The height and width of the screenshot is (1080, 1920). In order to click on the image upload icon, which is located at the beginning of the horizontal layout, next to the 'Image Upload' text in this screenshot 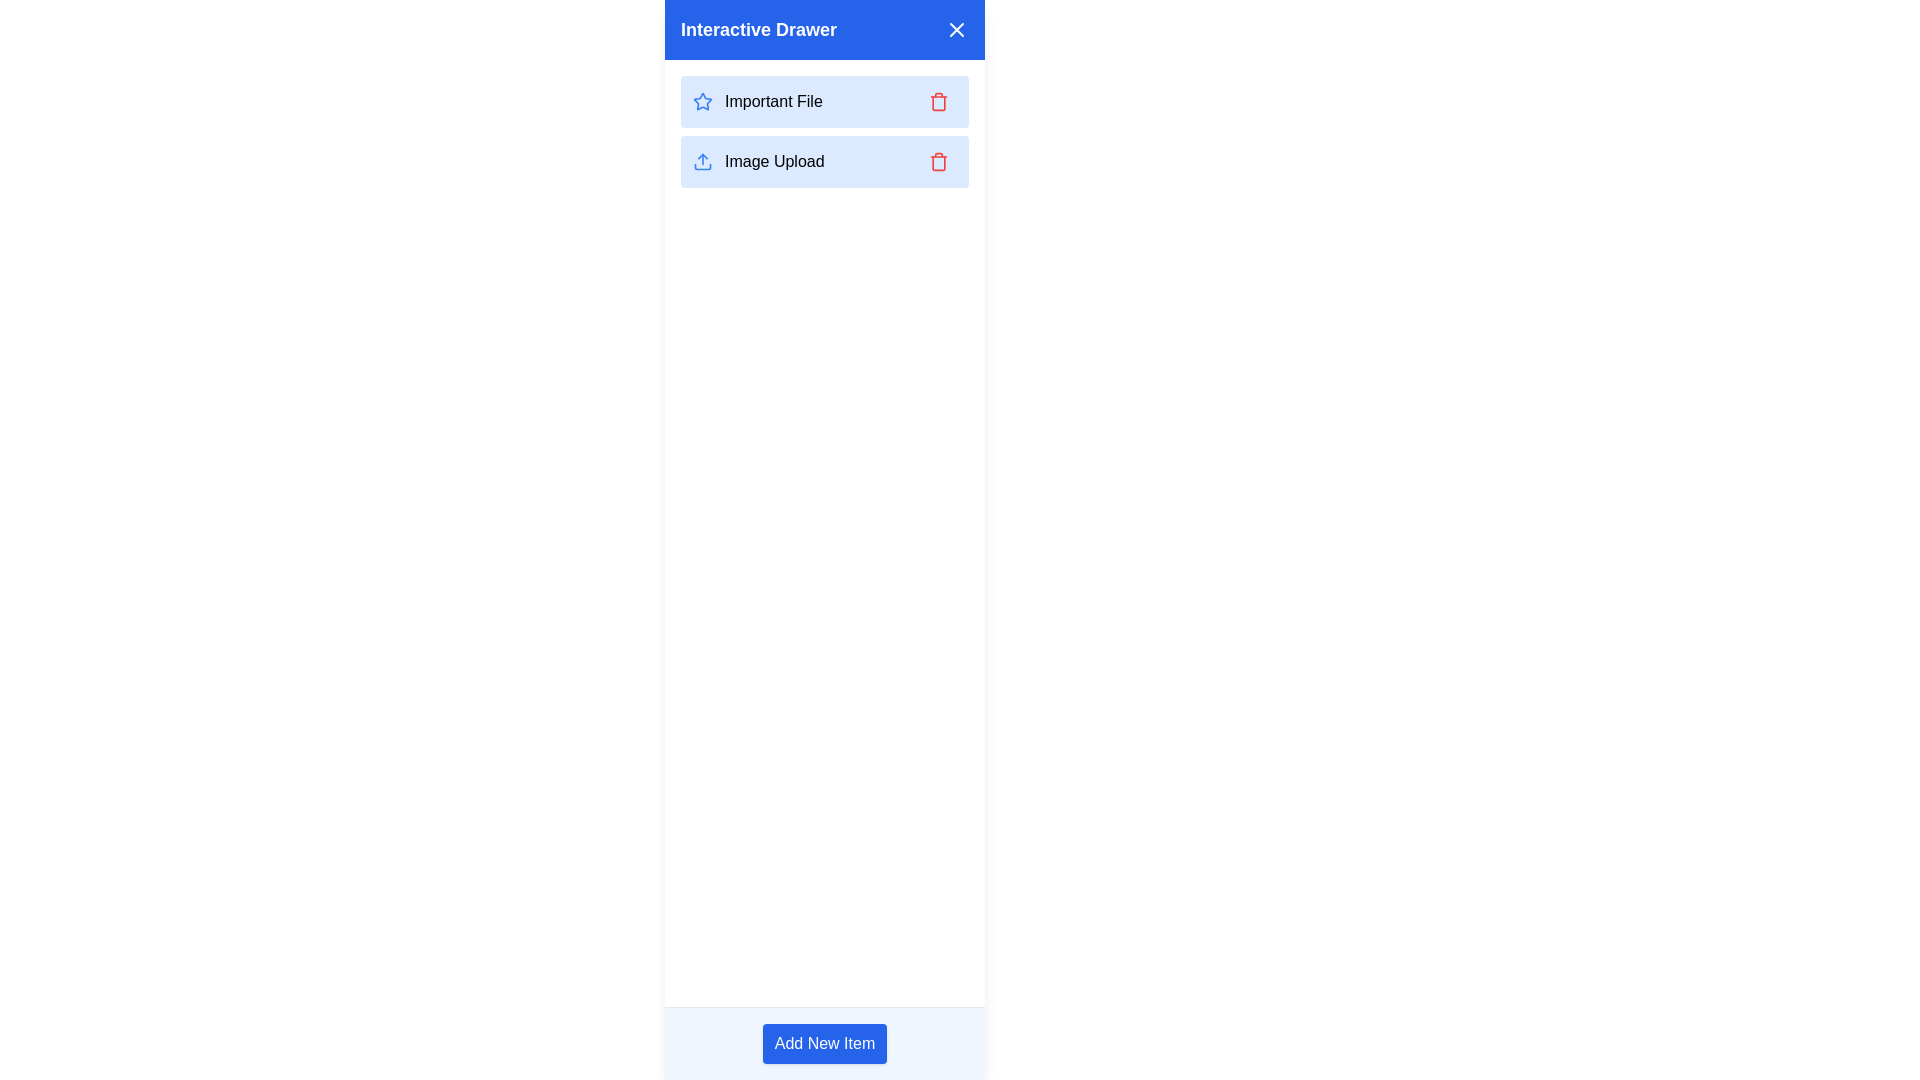, I will do `click(702, 161)`.